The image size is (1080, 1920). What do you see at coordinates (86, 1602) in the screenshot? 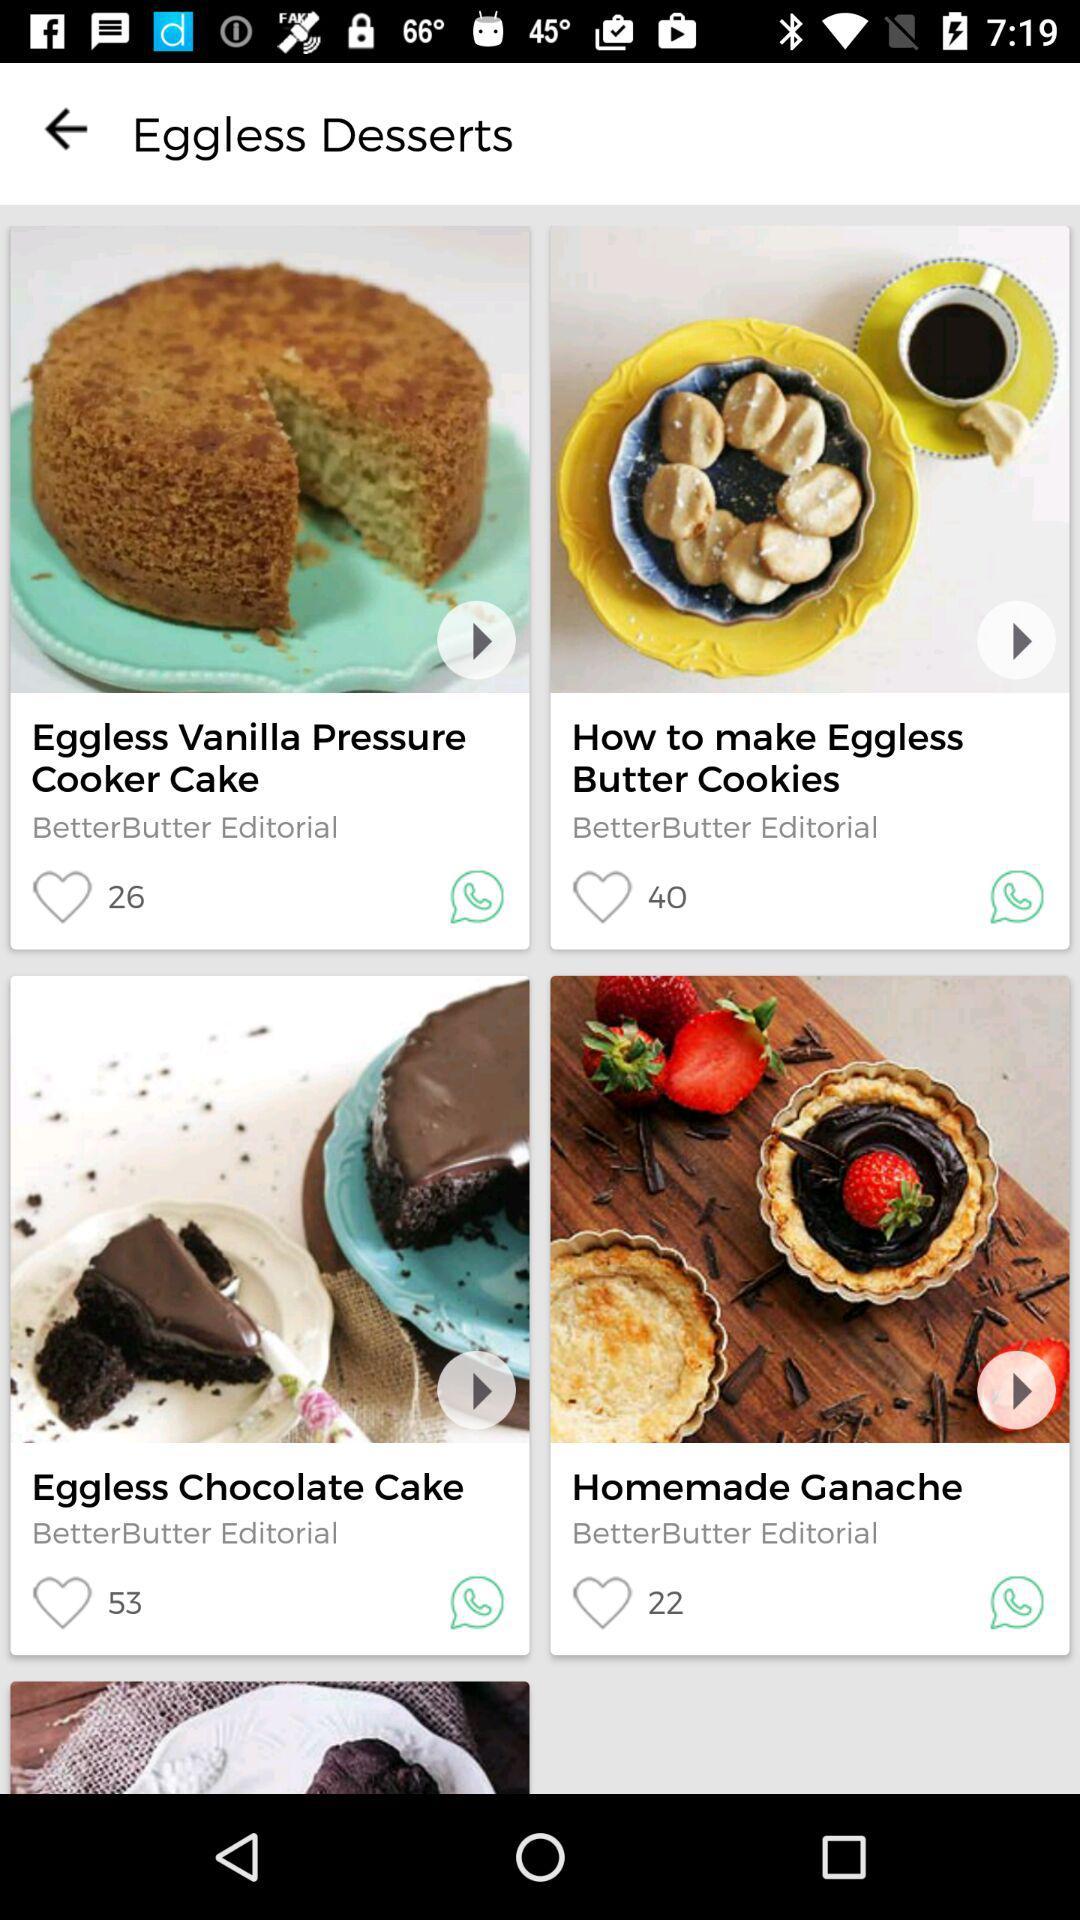
I see `the icon below the betterbutter editorial` at bounding box center [86, 1602].